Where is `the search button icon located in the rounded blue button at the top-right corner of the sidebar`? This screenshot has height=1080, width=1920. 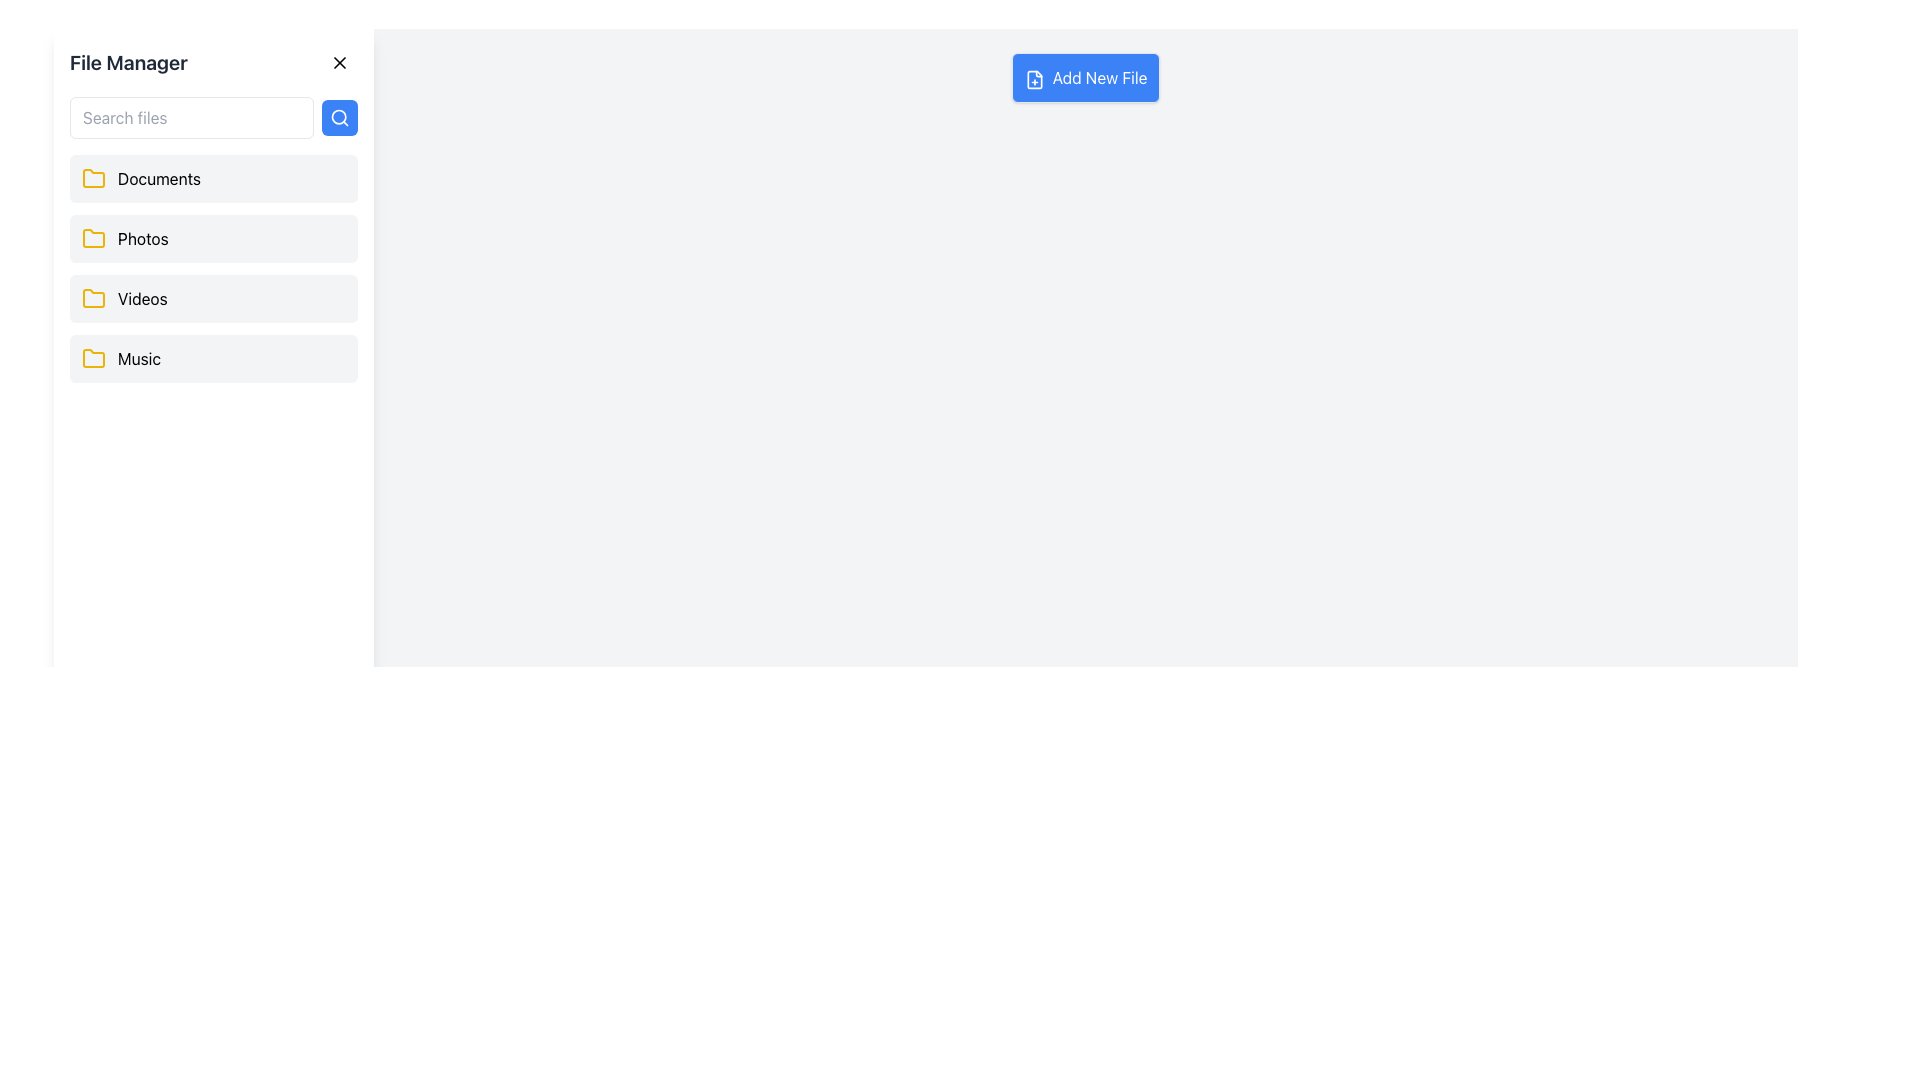 the search button icon located in the rounded blue button at the top-right corner of the sidebar is located at coordinates (340, 118).